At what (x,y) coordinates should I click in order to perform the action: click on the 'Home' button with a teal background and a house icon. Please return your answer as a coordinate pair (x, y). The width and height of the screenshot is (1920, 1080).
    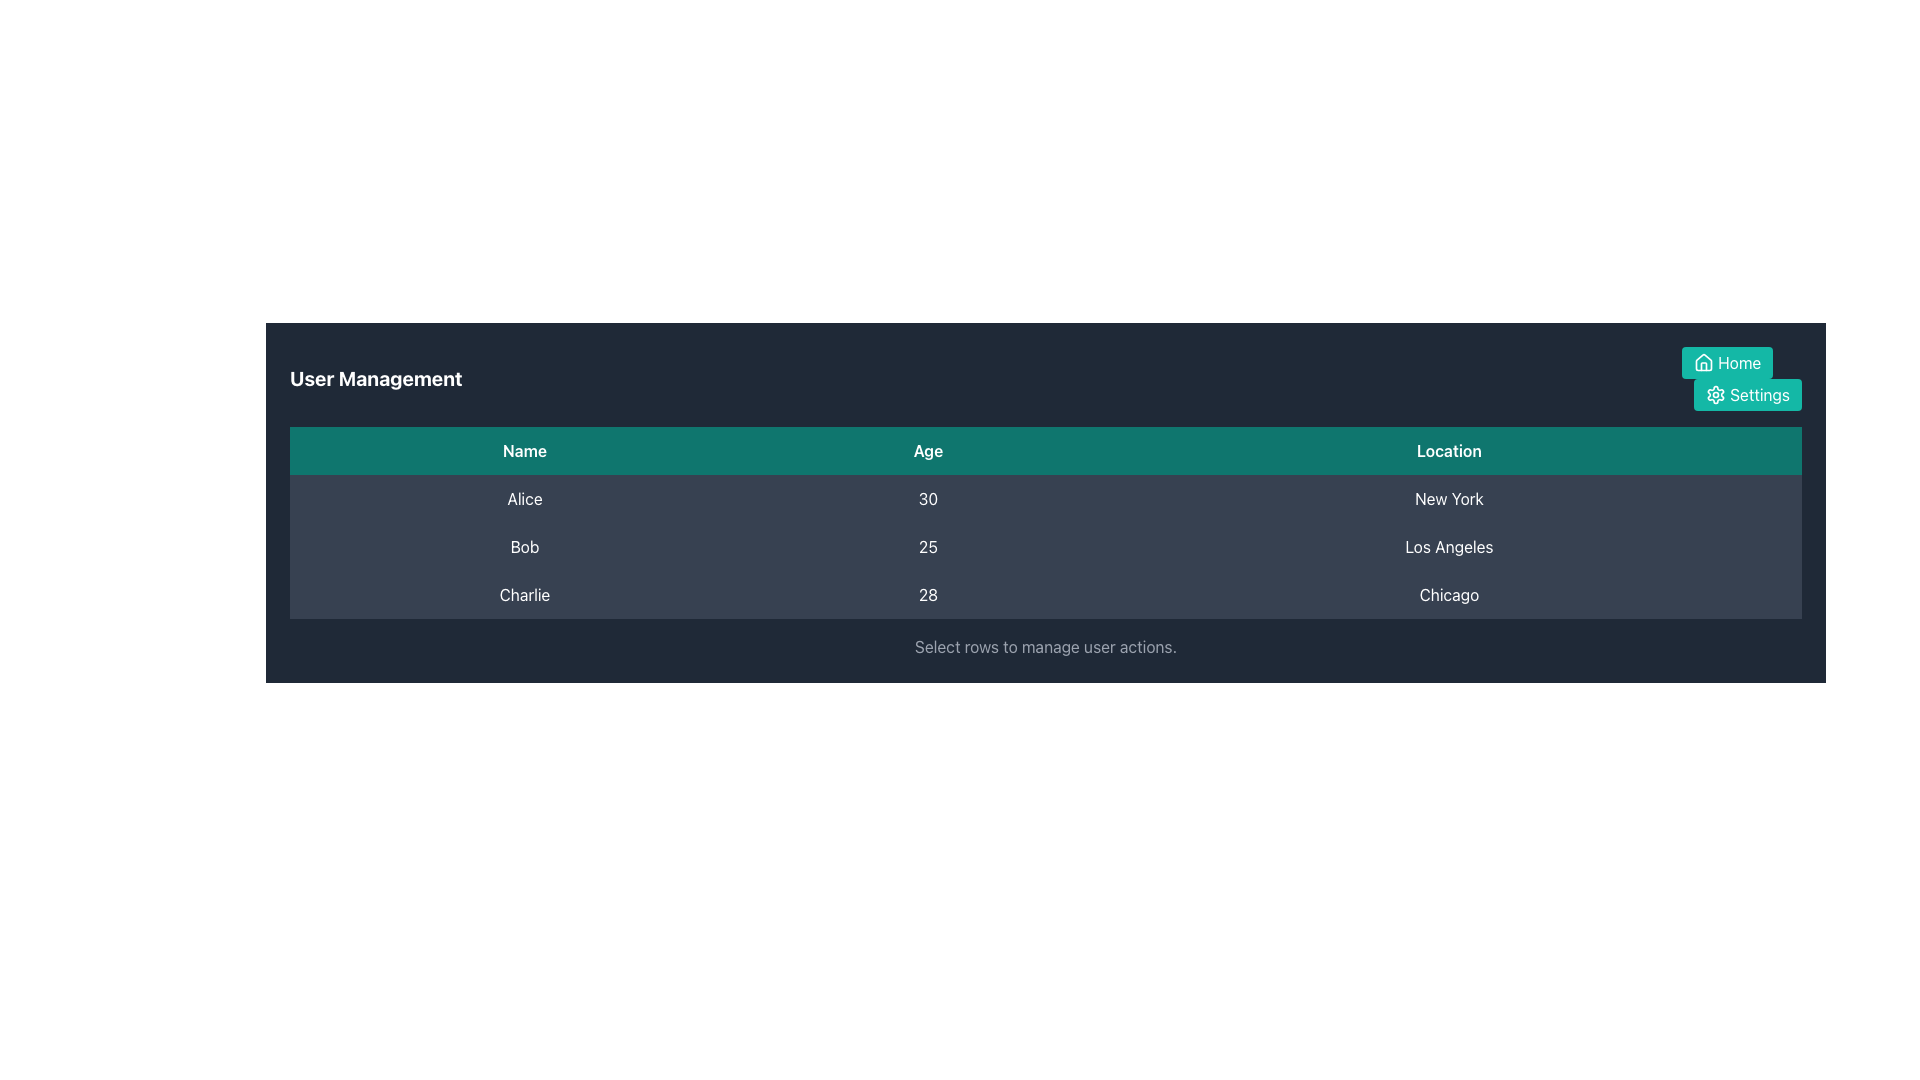
    Looking at the image, I should click on (1726, 362).